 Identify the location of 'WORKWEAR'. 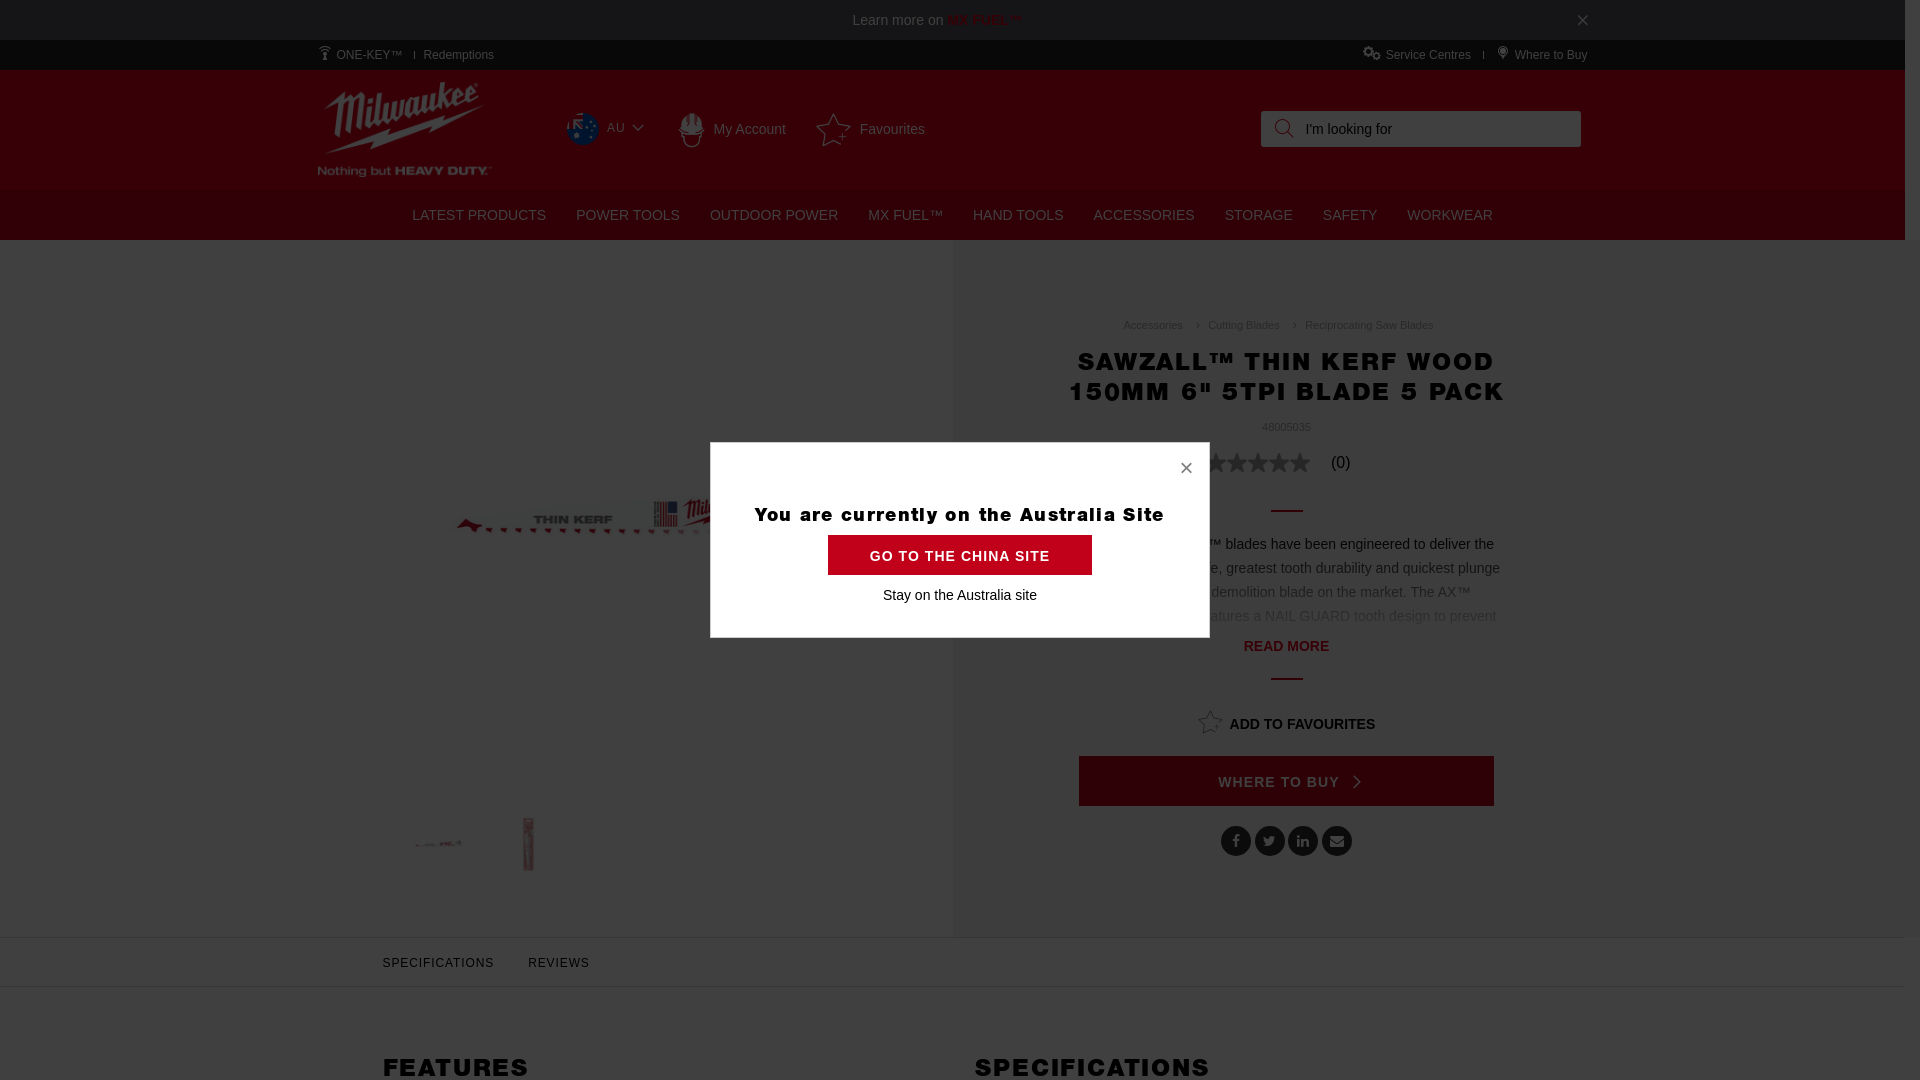
(1449, 215).